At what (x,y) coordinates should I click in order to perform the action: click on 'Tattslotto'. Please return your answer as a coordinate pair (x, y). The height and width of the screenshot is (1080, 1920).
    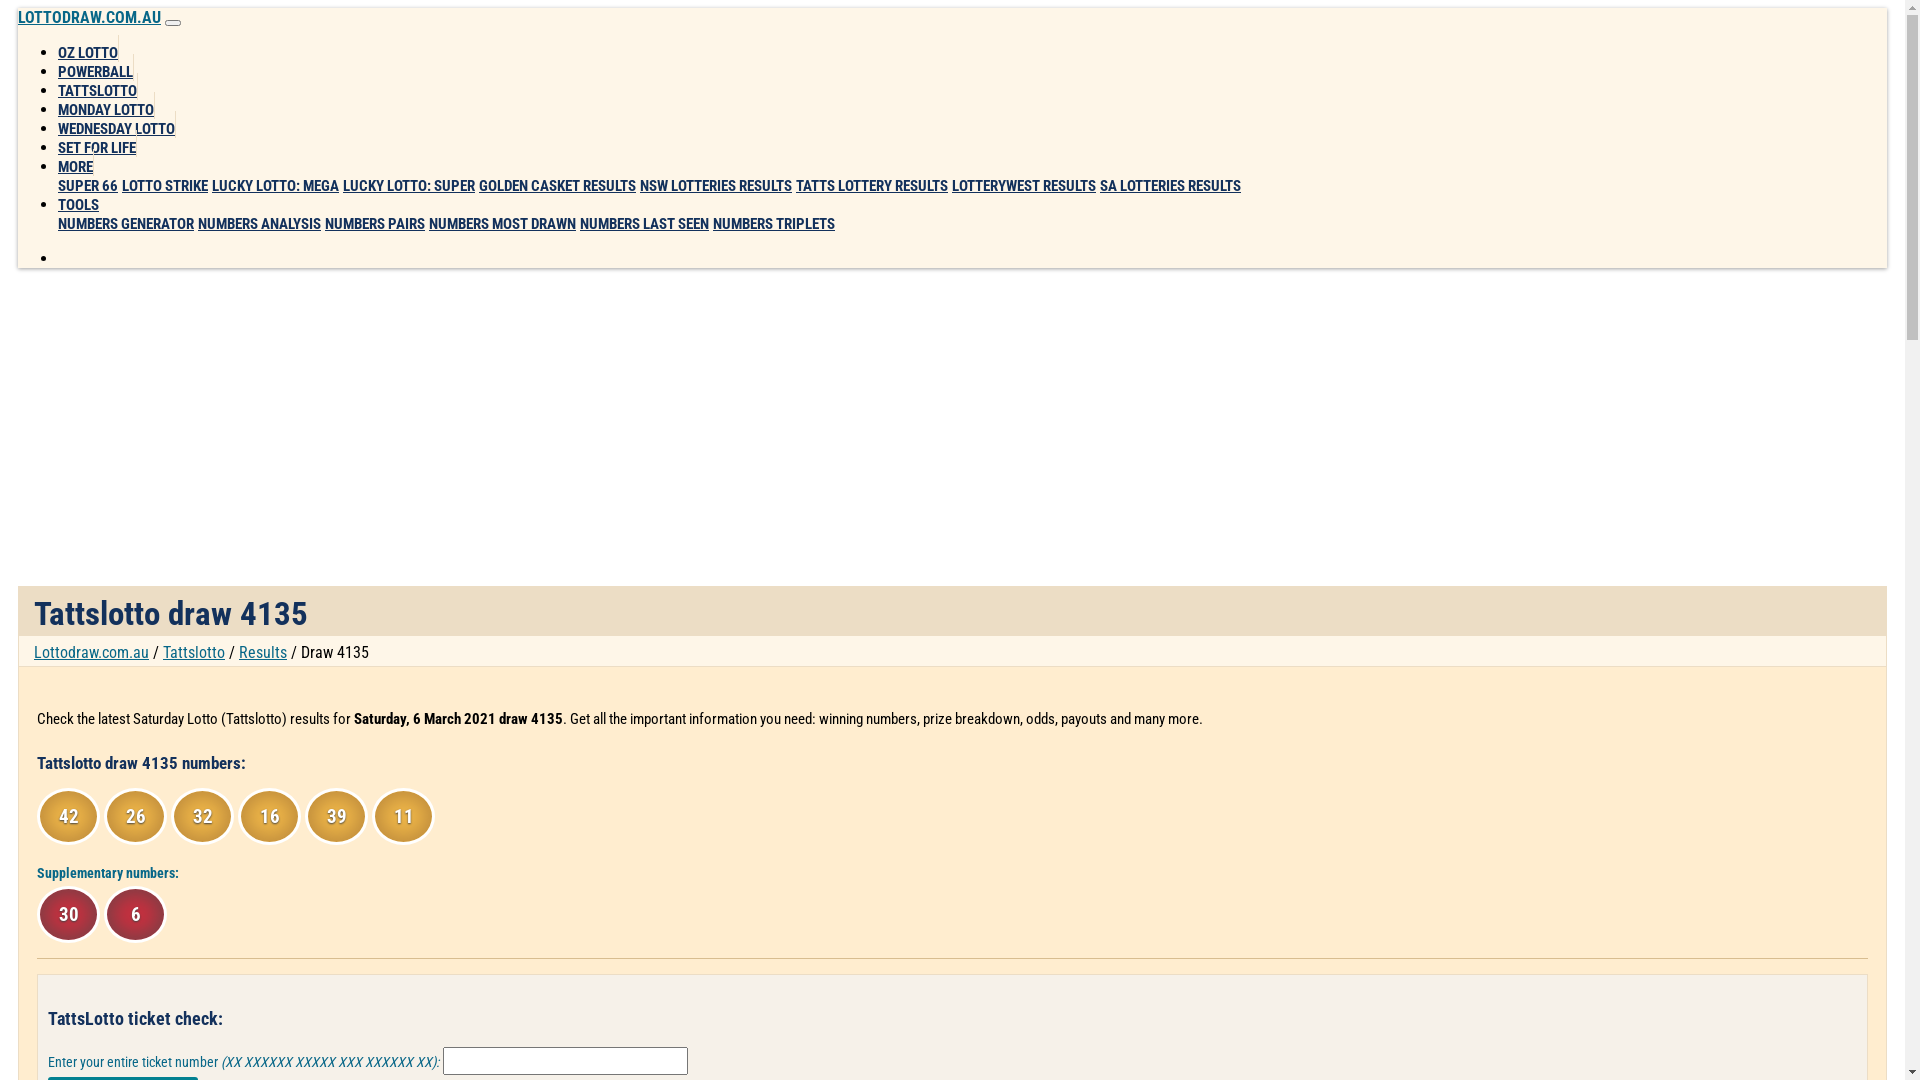
    Looking at the image, I should click on (193, 652).